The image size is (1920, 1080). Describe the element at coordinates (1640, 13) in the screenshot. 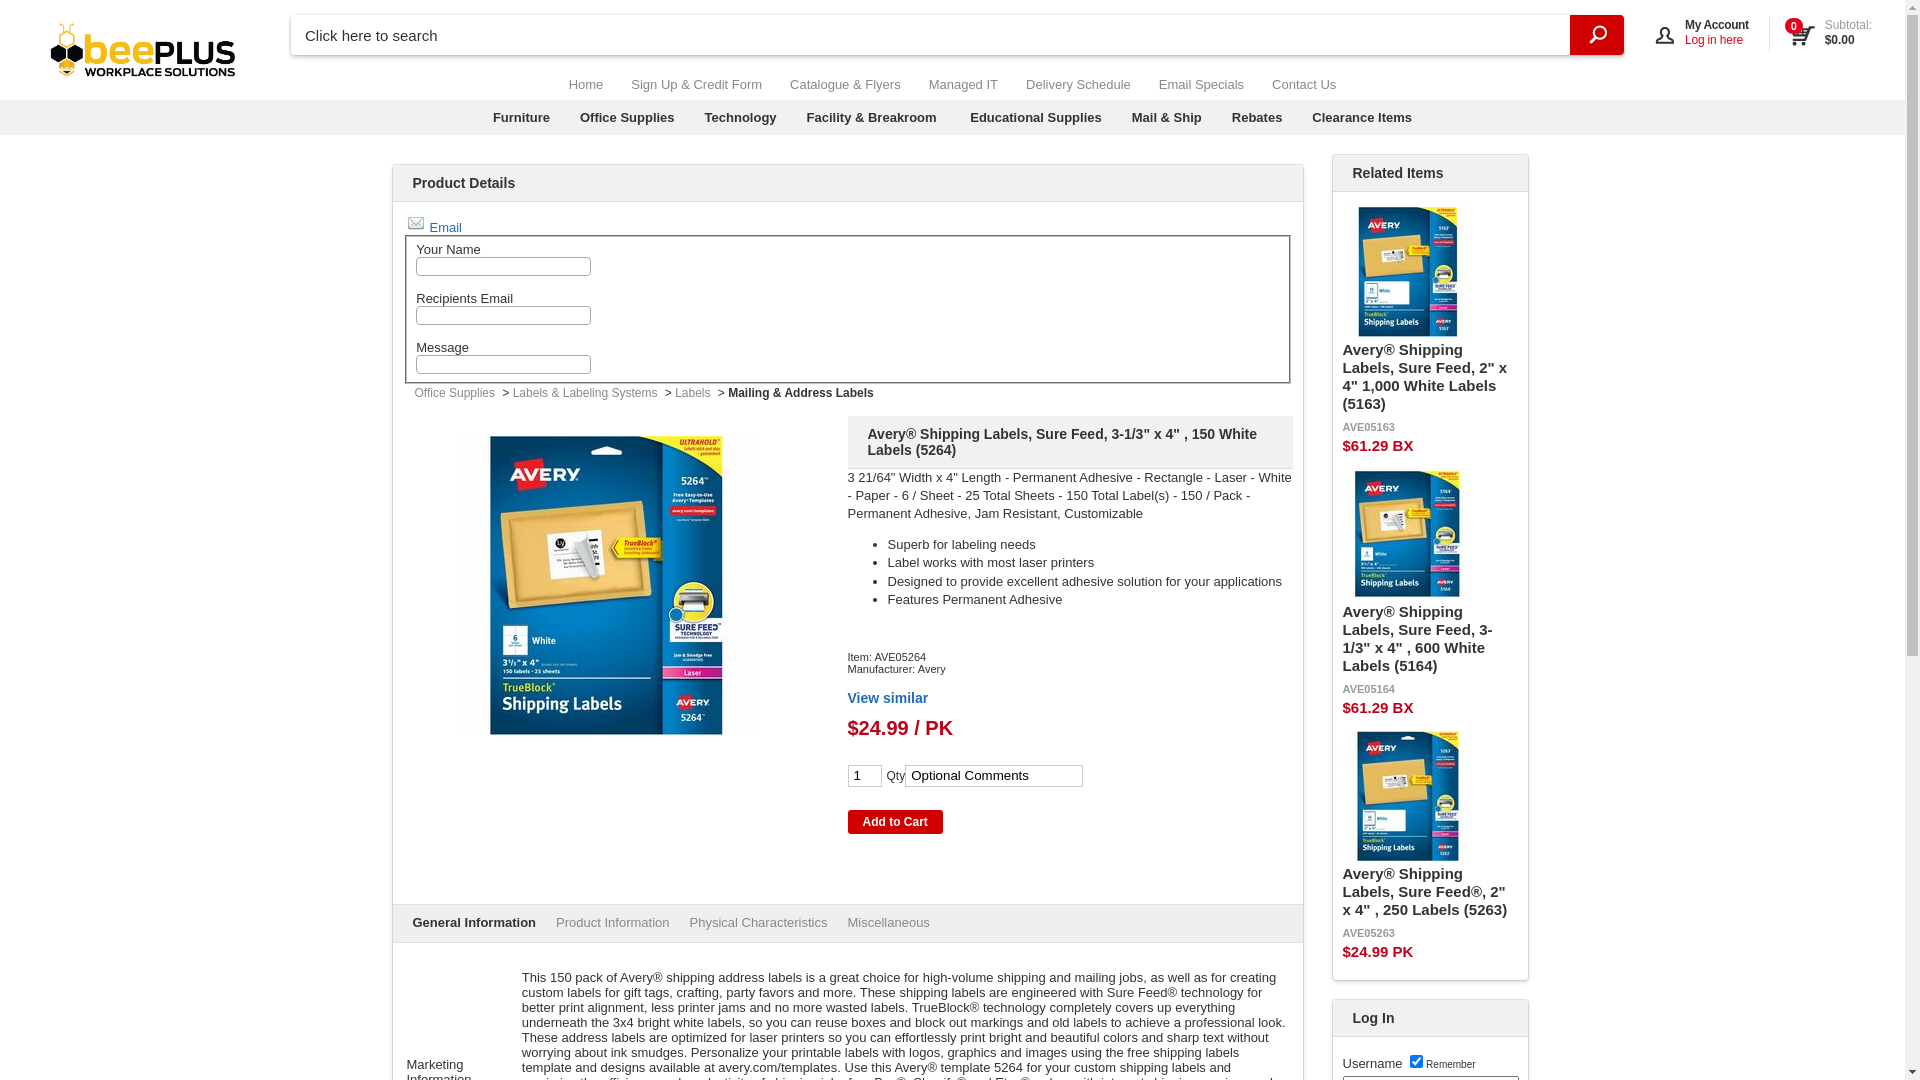

I see `'Open My Account'` at that location.